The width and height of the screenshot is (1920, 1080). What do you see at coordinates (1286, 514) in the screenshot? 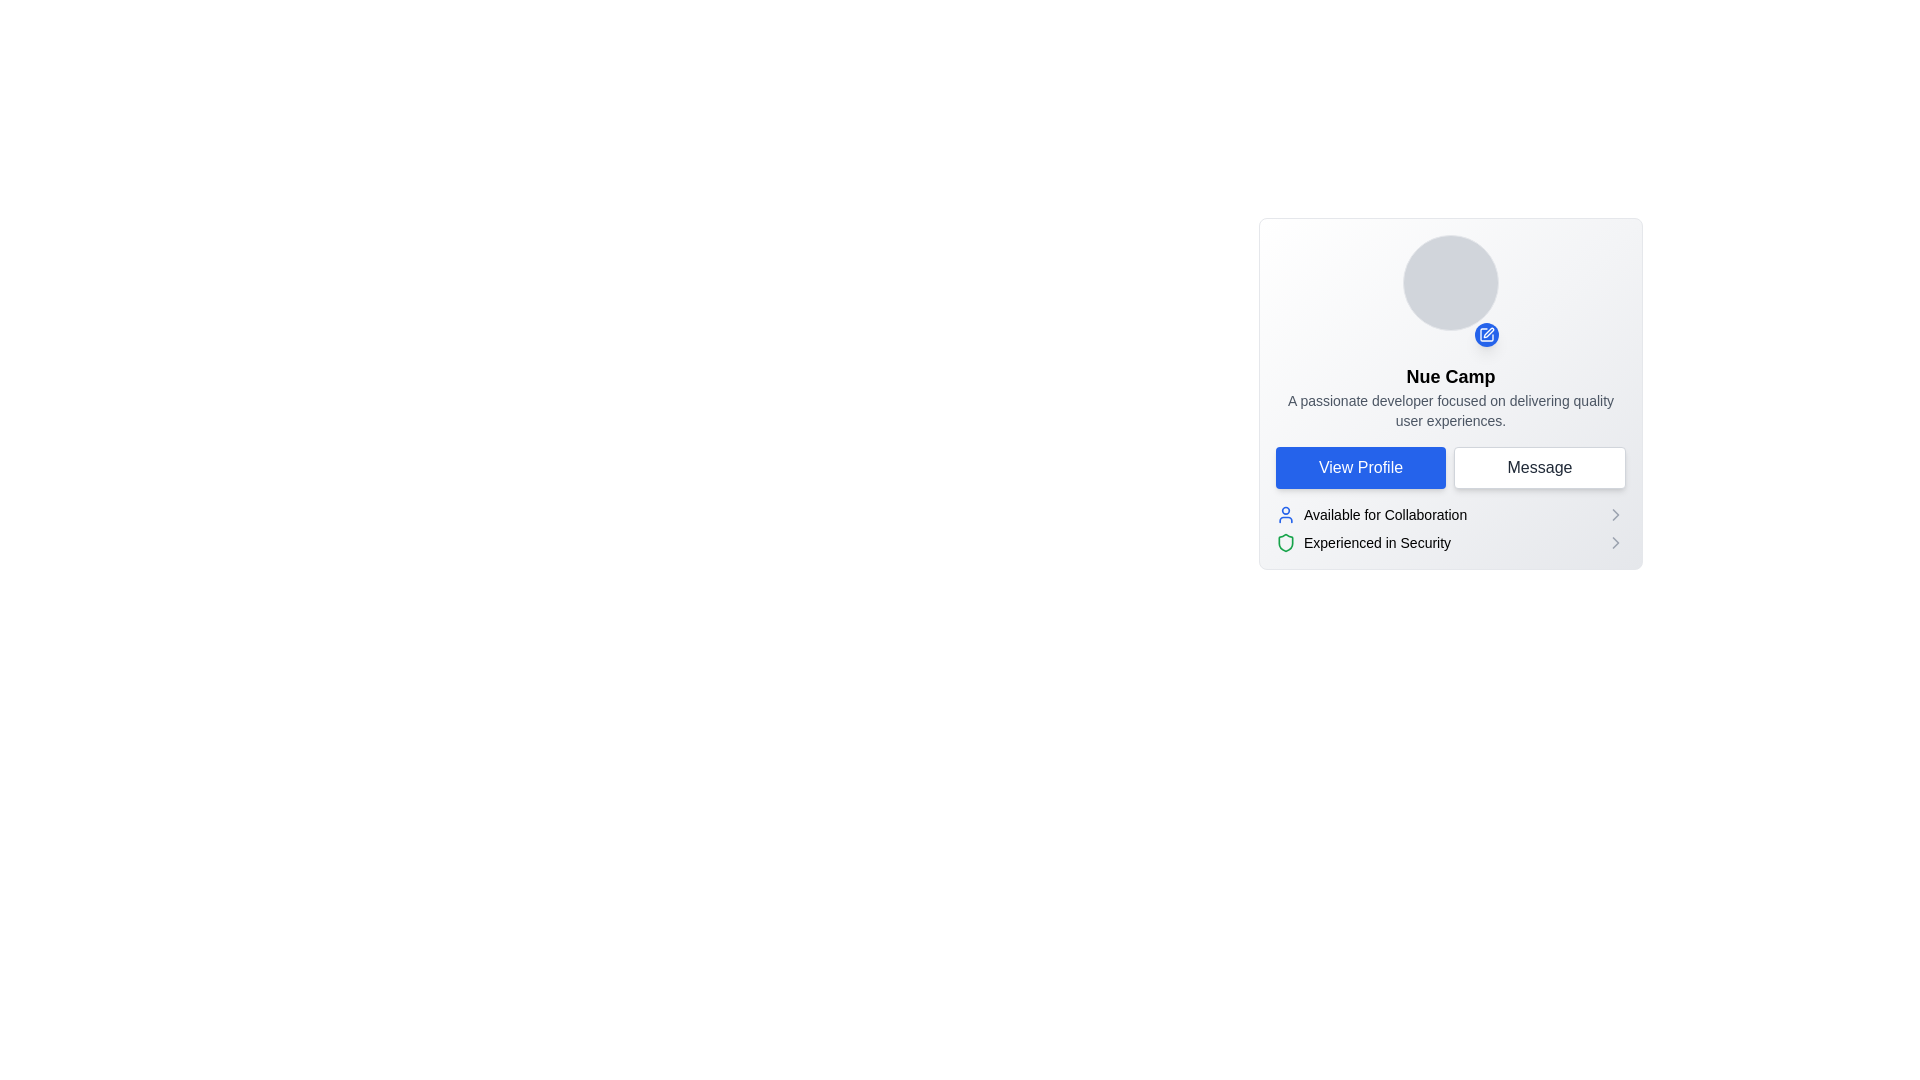
I see `the availability icon located to the left of the text label 'Available for Collaboration'` at bounding box center [1286, 514].